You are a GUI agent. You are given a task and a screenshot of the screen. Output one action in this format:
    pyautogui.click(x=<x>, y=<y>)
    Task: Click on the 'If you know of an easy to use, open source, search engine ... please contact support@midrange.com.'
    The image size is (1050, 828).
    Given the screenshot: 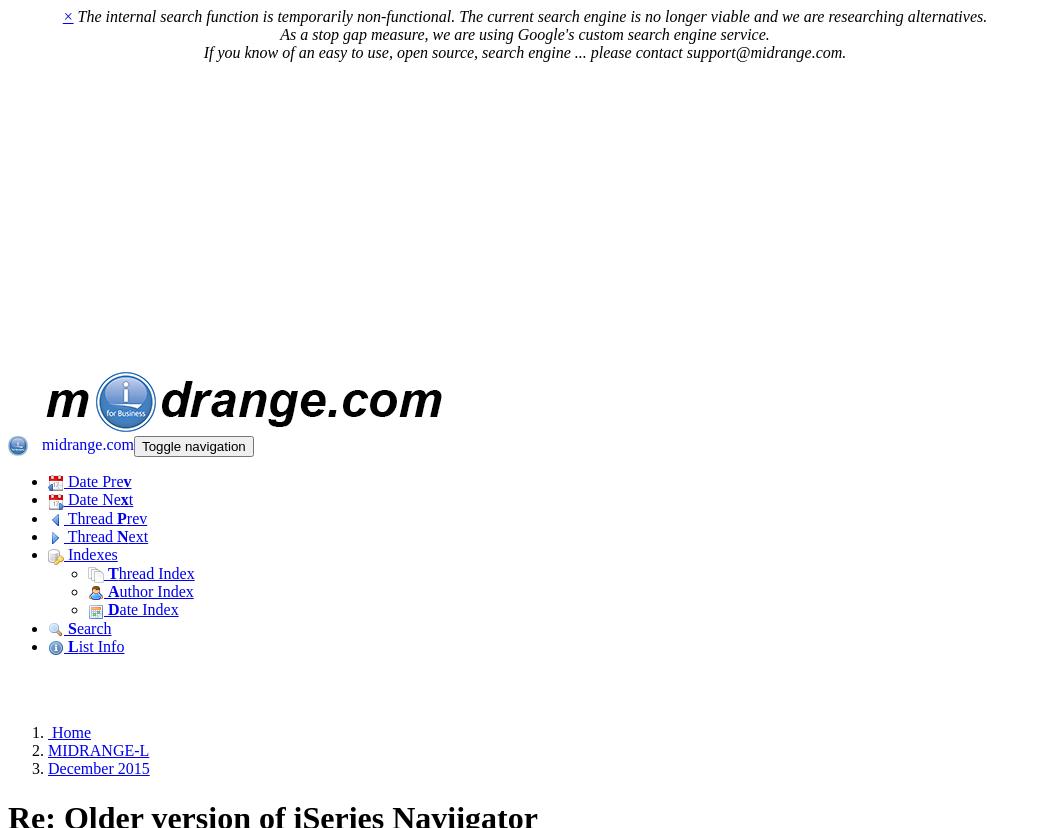 What is the action you would take?
    pyautogui.click(x=523, y=51)
    